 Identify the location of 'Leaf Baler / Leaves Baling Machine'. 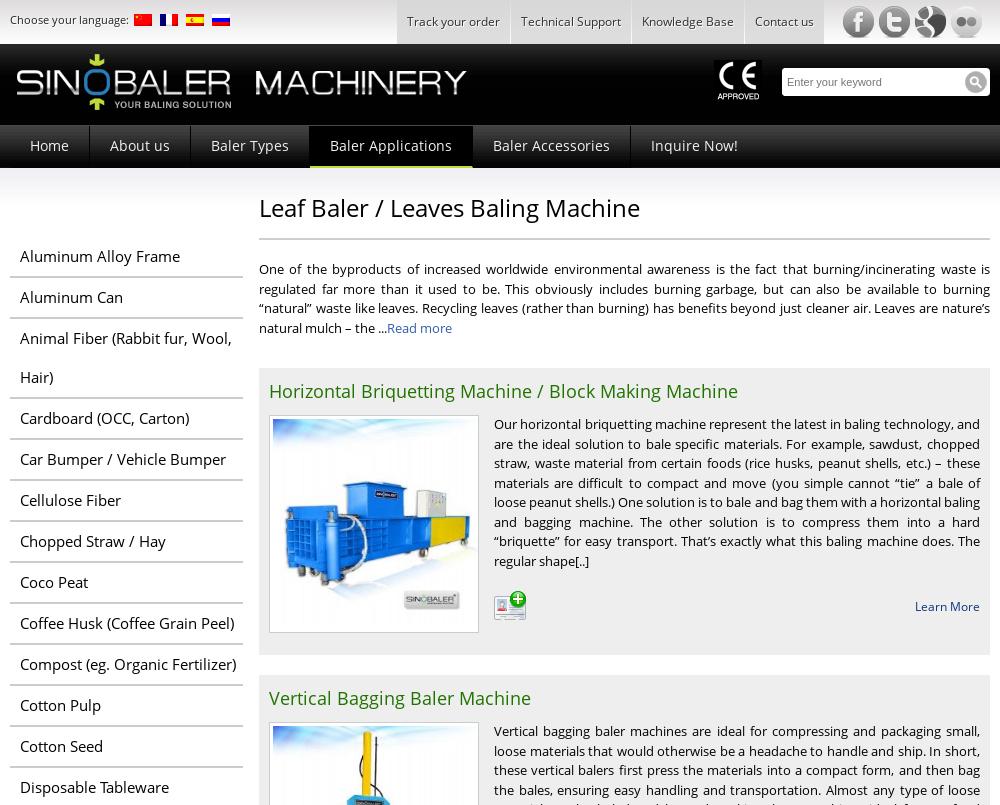
(448, 206).